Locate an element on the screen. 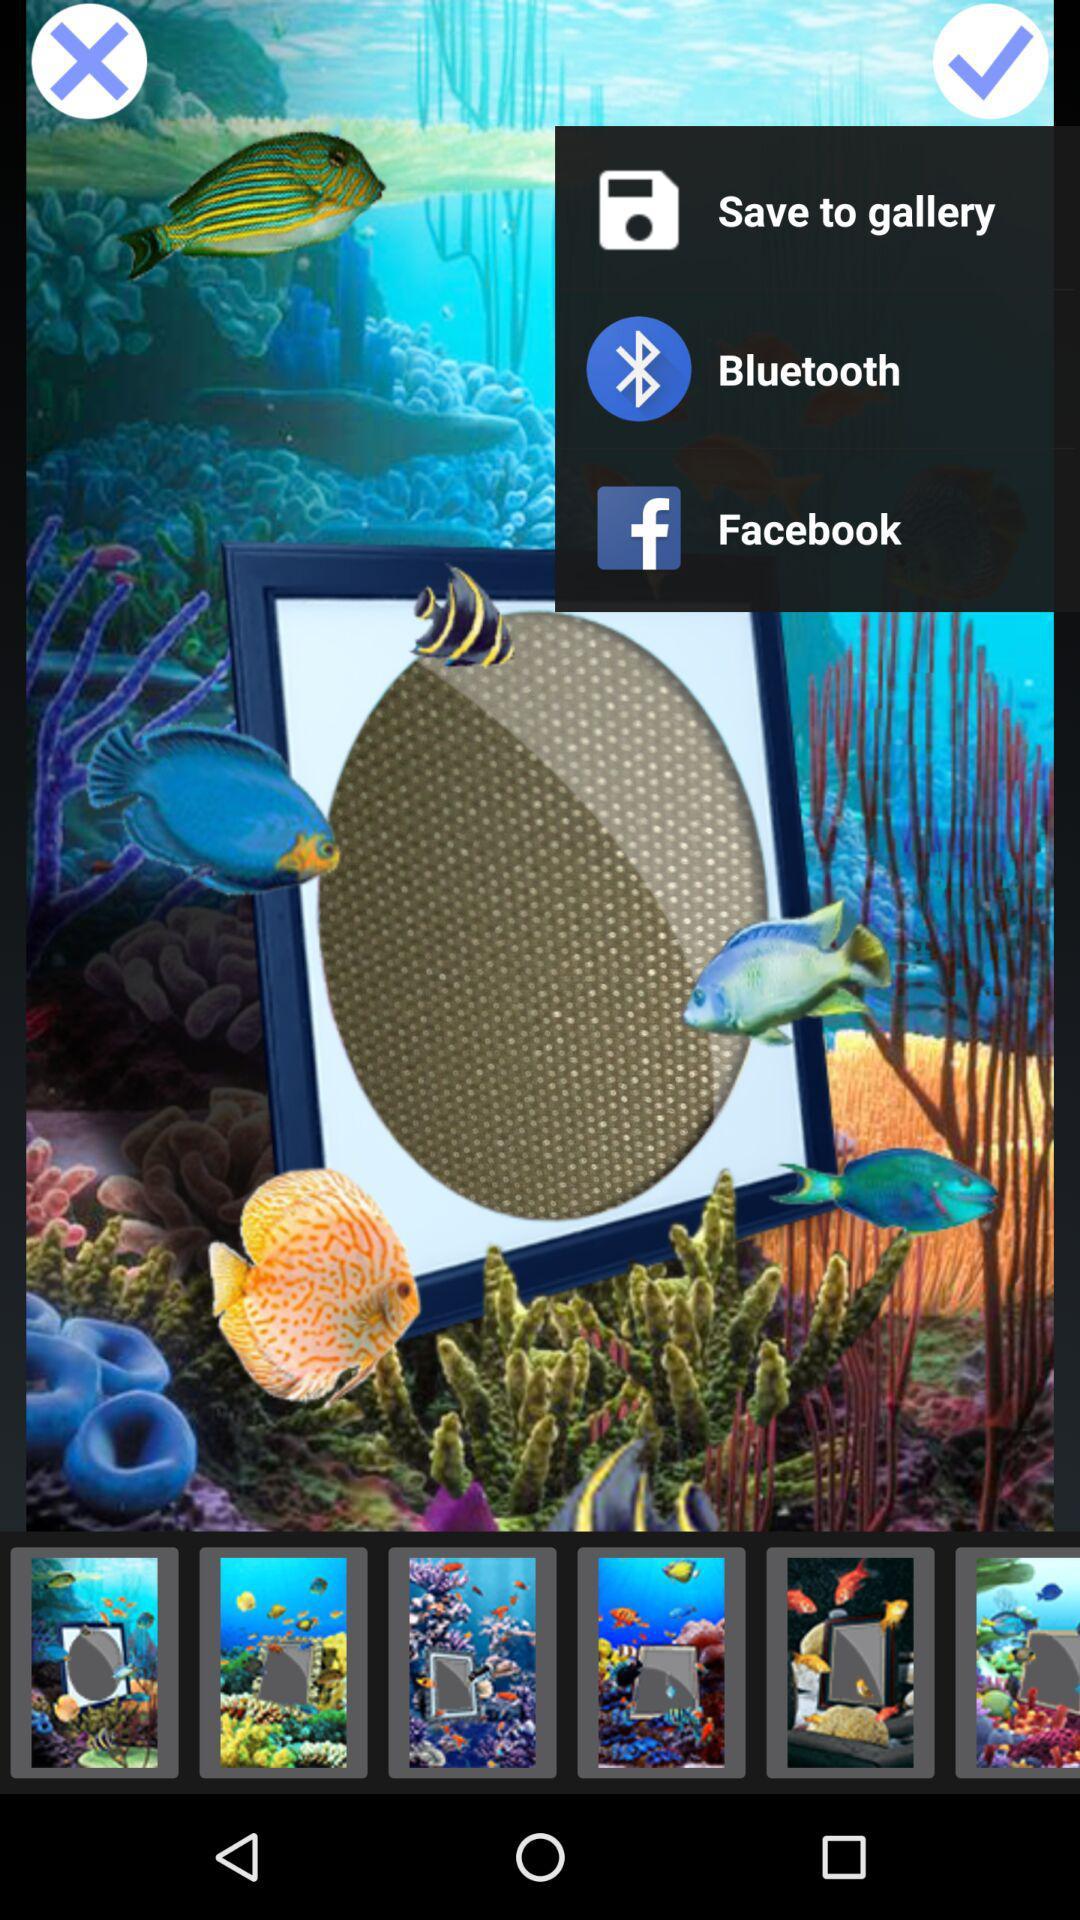 This screenshot has height=1920, width=1080. background is located at coordinates (661, 1662).